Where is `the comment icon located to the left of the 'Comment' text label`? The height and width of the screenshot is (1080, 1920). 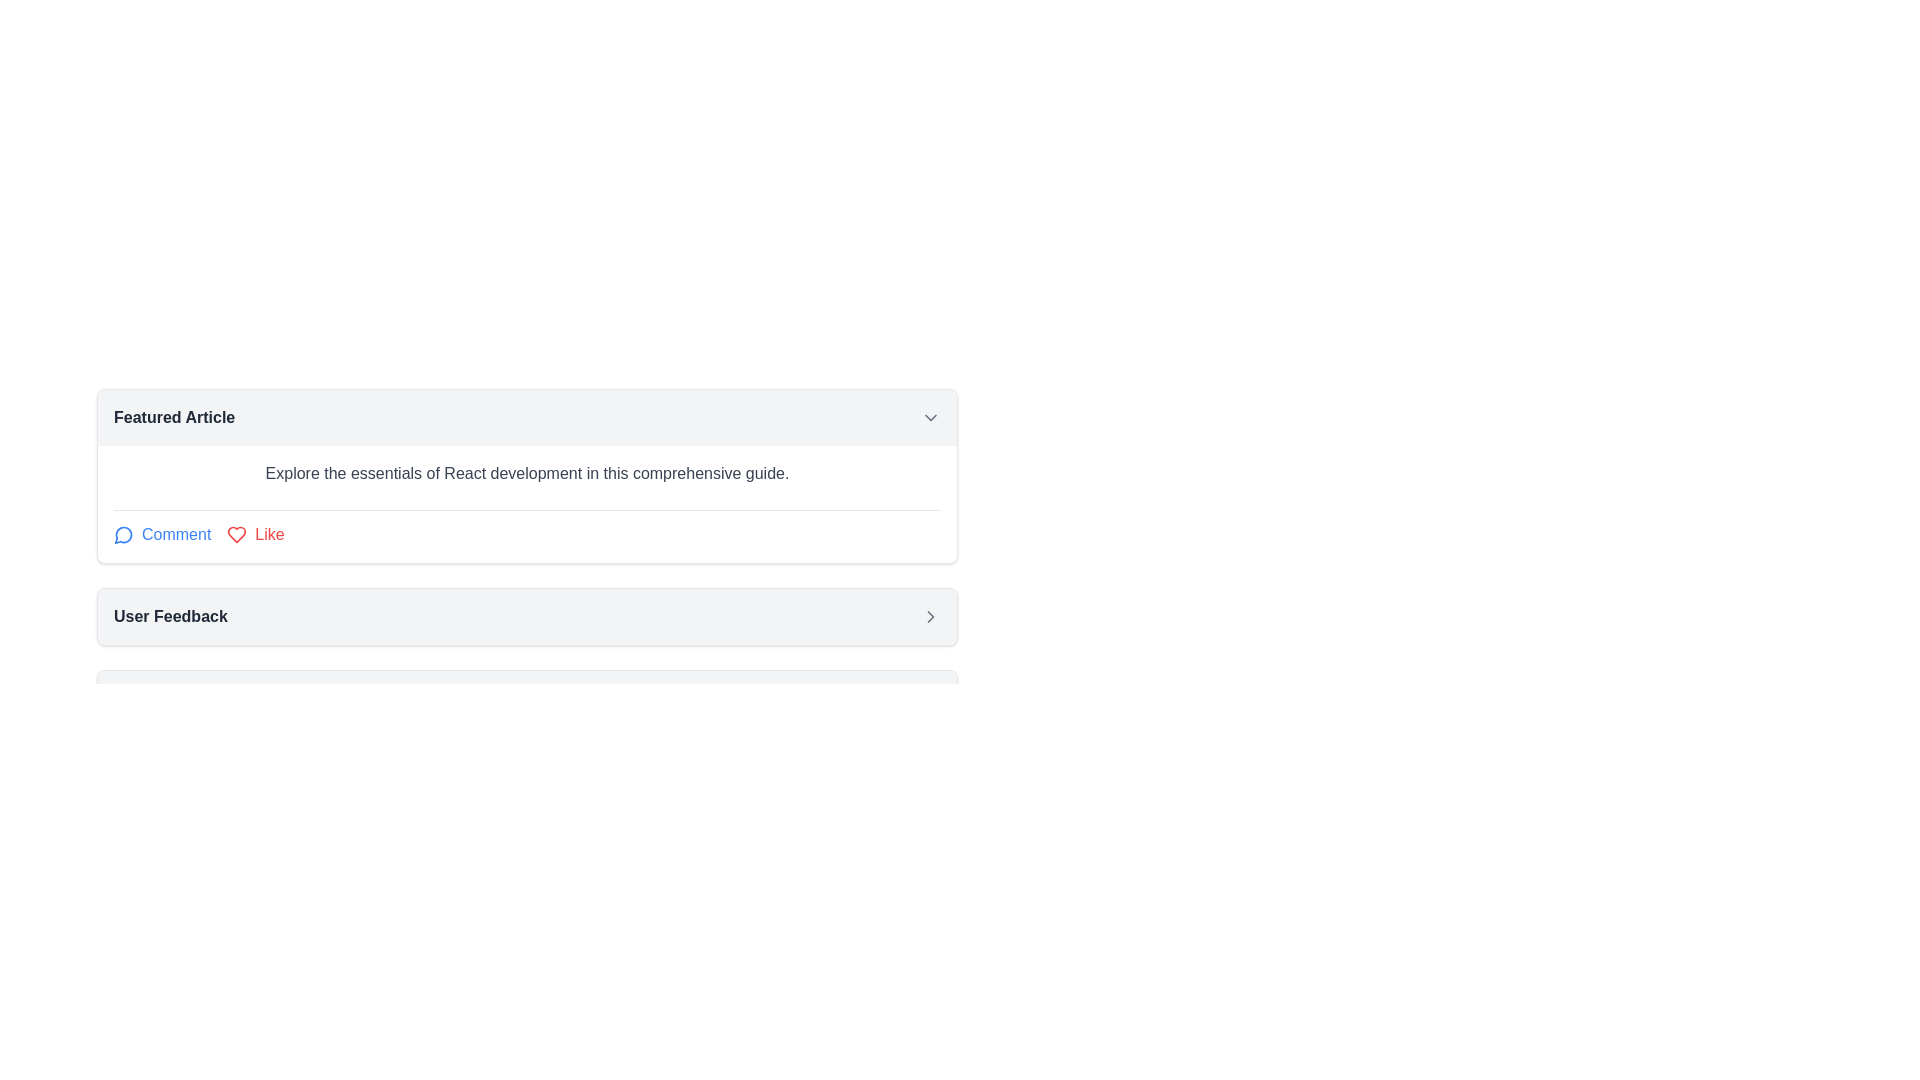
the comment icon located to the left of the 'Comment' text label is located at coordinates (123, 534).